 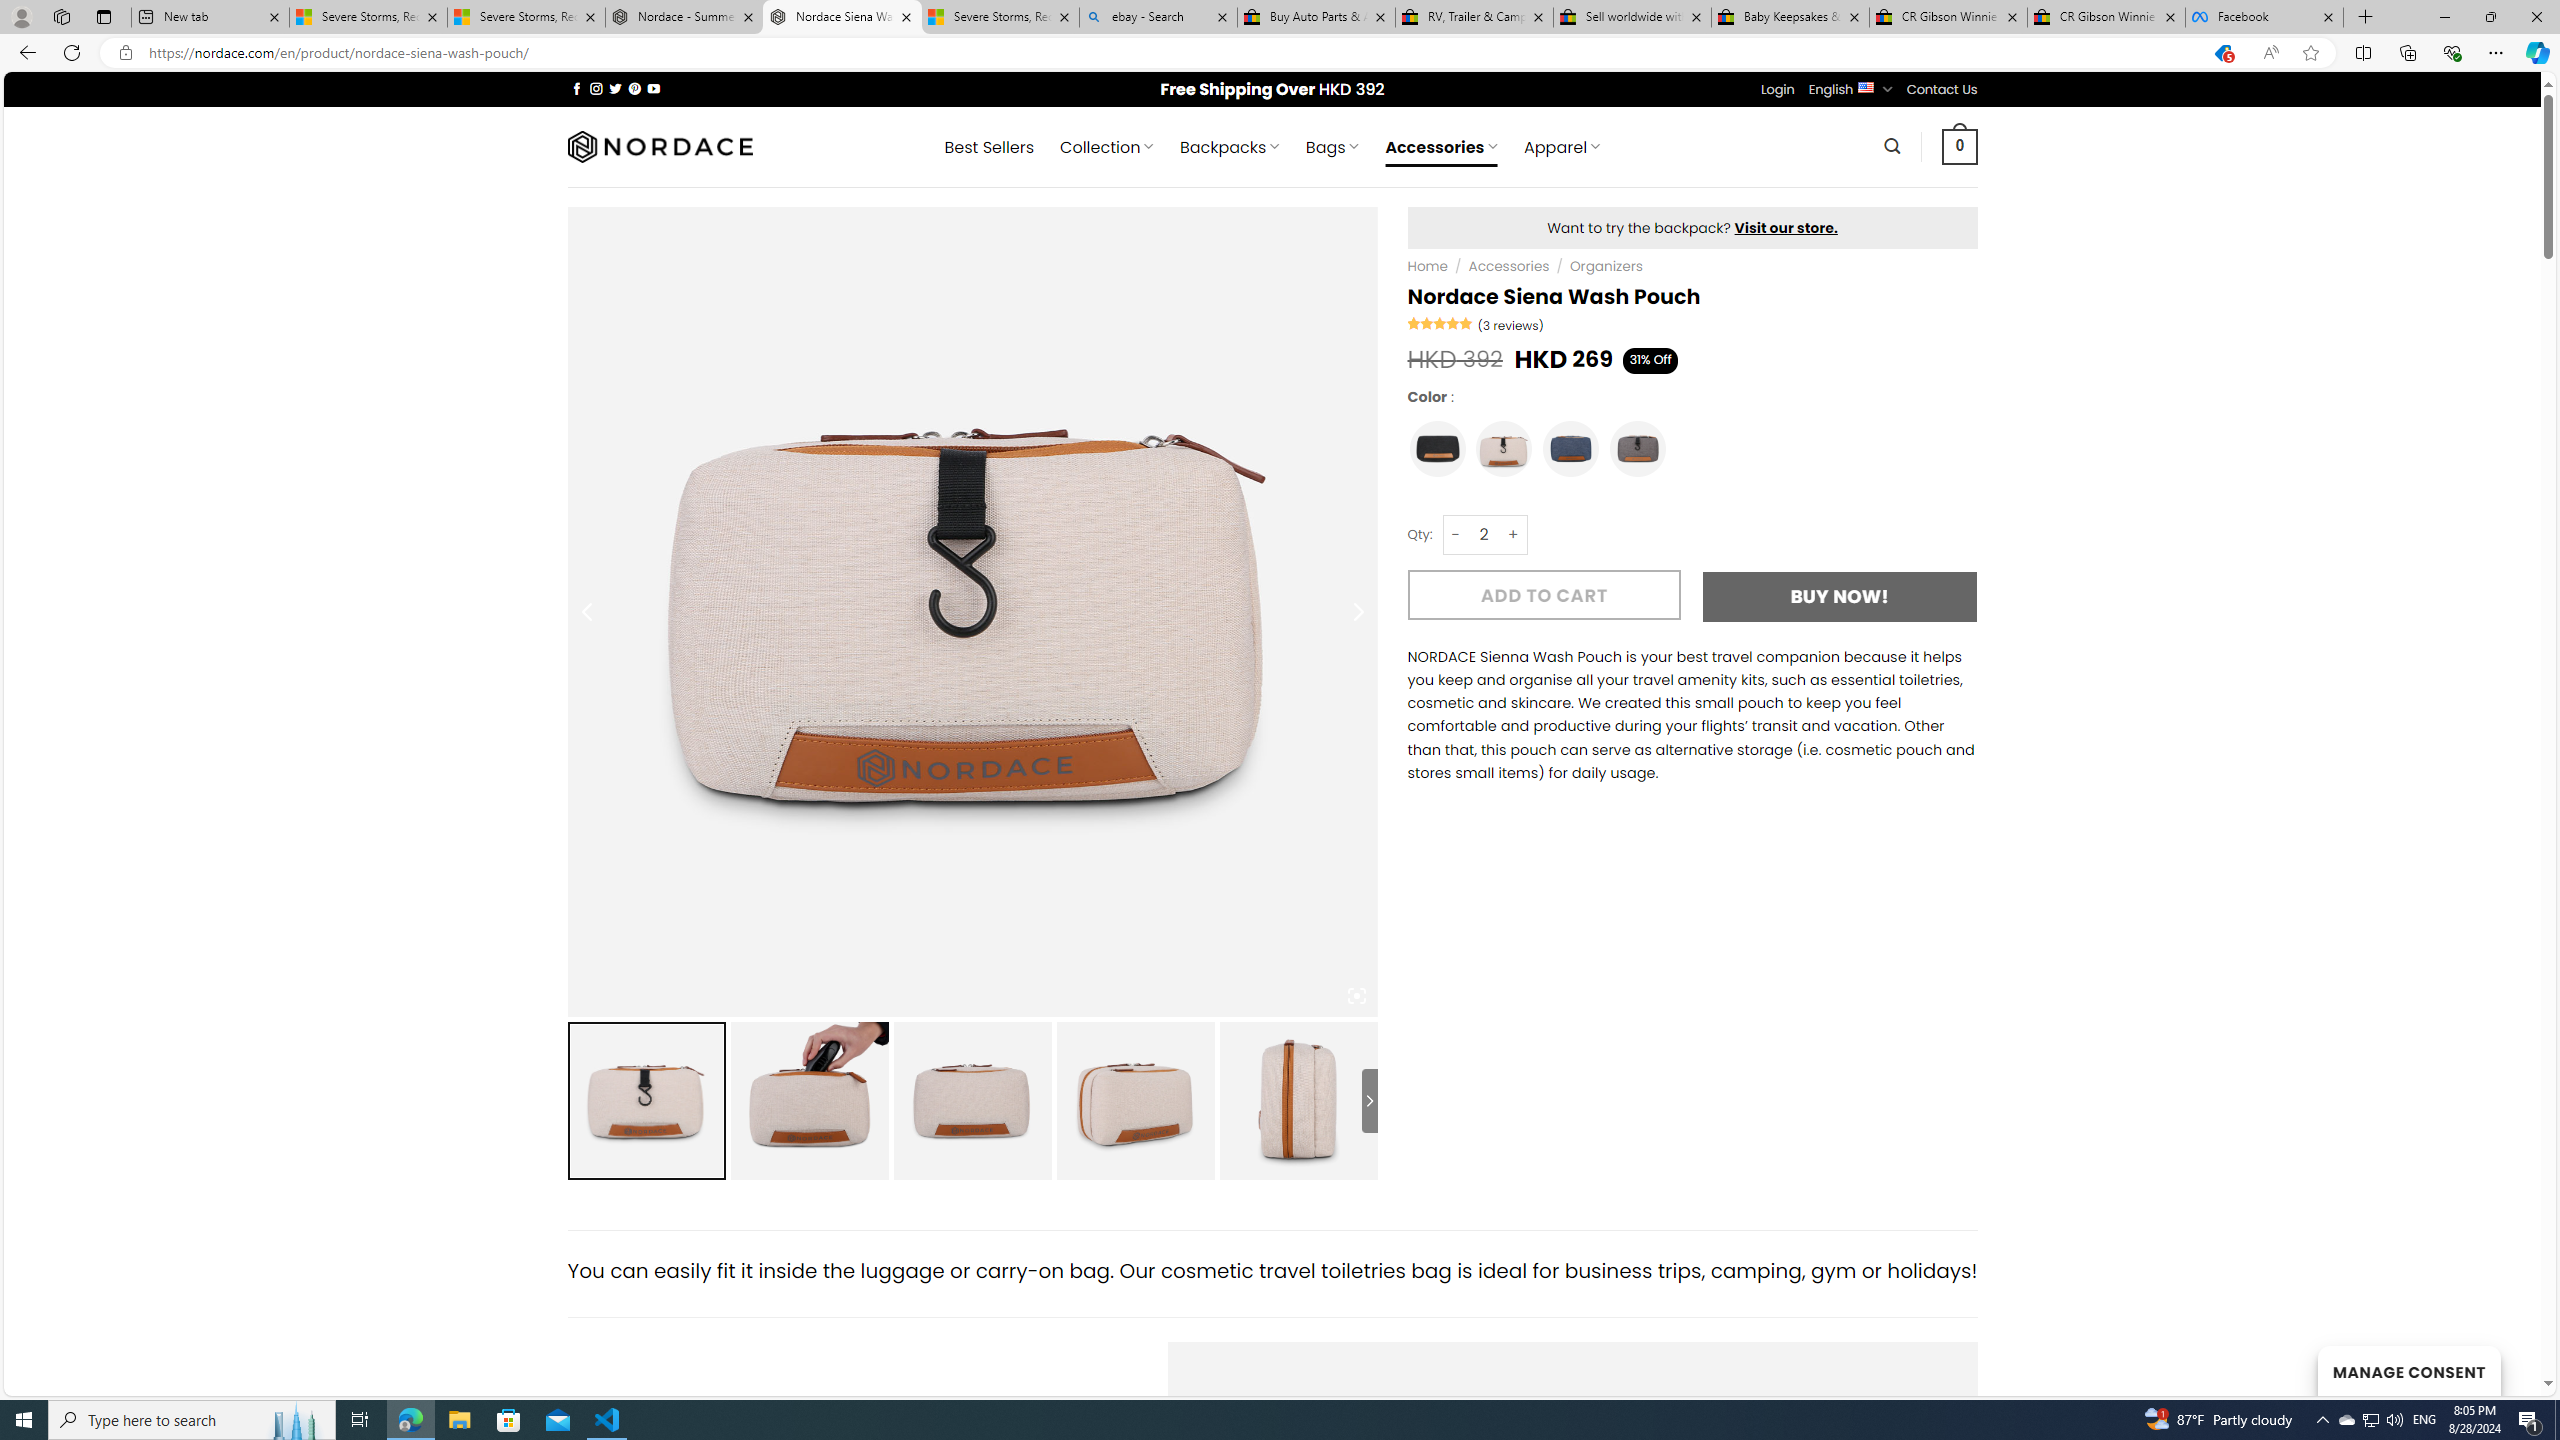 I want to click on 'Rated 5.00 out of 5', so click(x=1440, y=321).